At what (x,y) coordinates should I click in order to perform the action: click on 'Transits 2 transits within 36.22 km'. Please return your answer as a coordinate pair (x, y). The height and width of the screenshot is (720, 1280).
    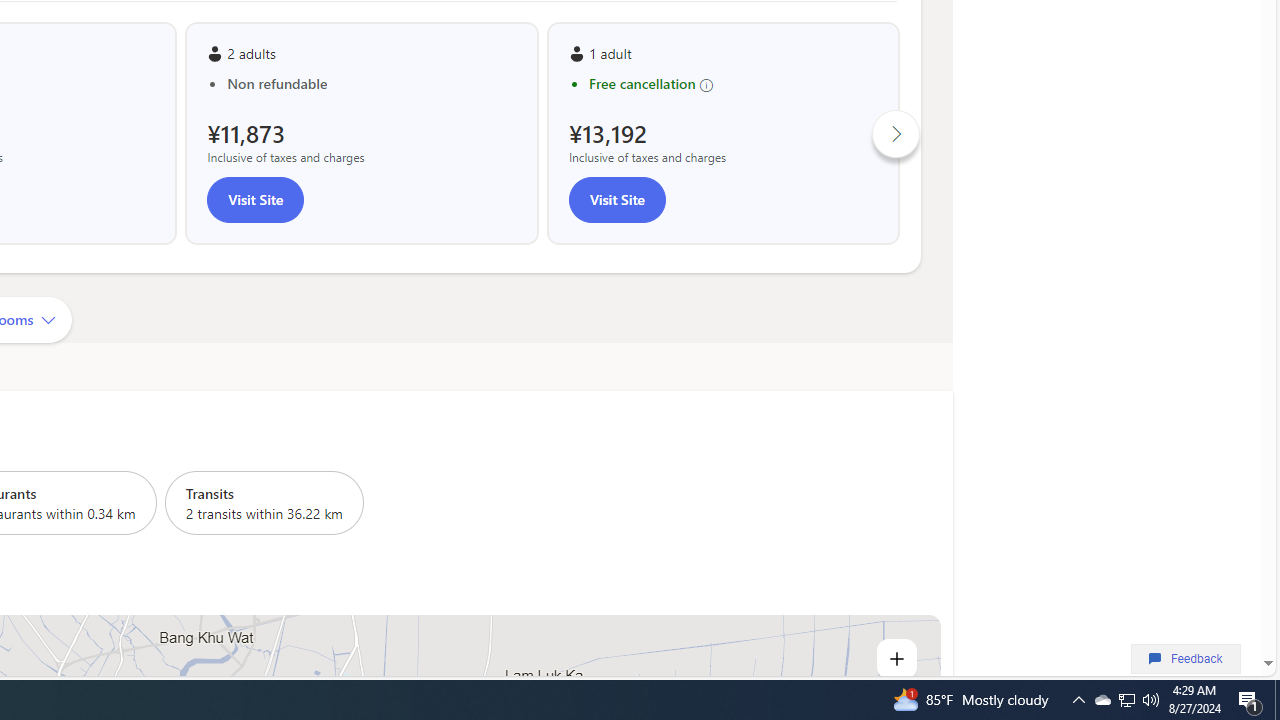
    Looking at the image, I should click on (263, 501).